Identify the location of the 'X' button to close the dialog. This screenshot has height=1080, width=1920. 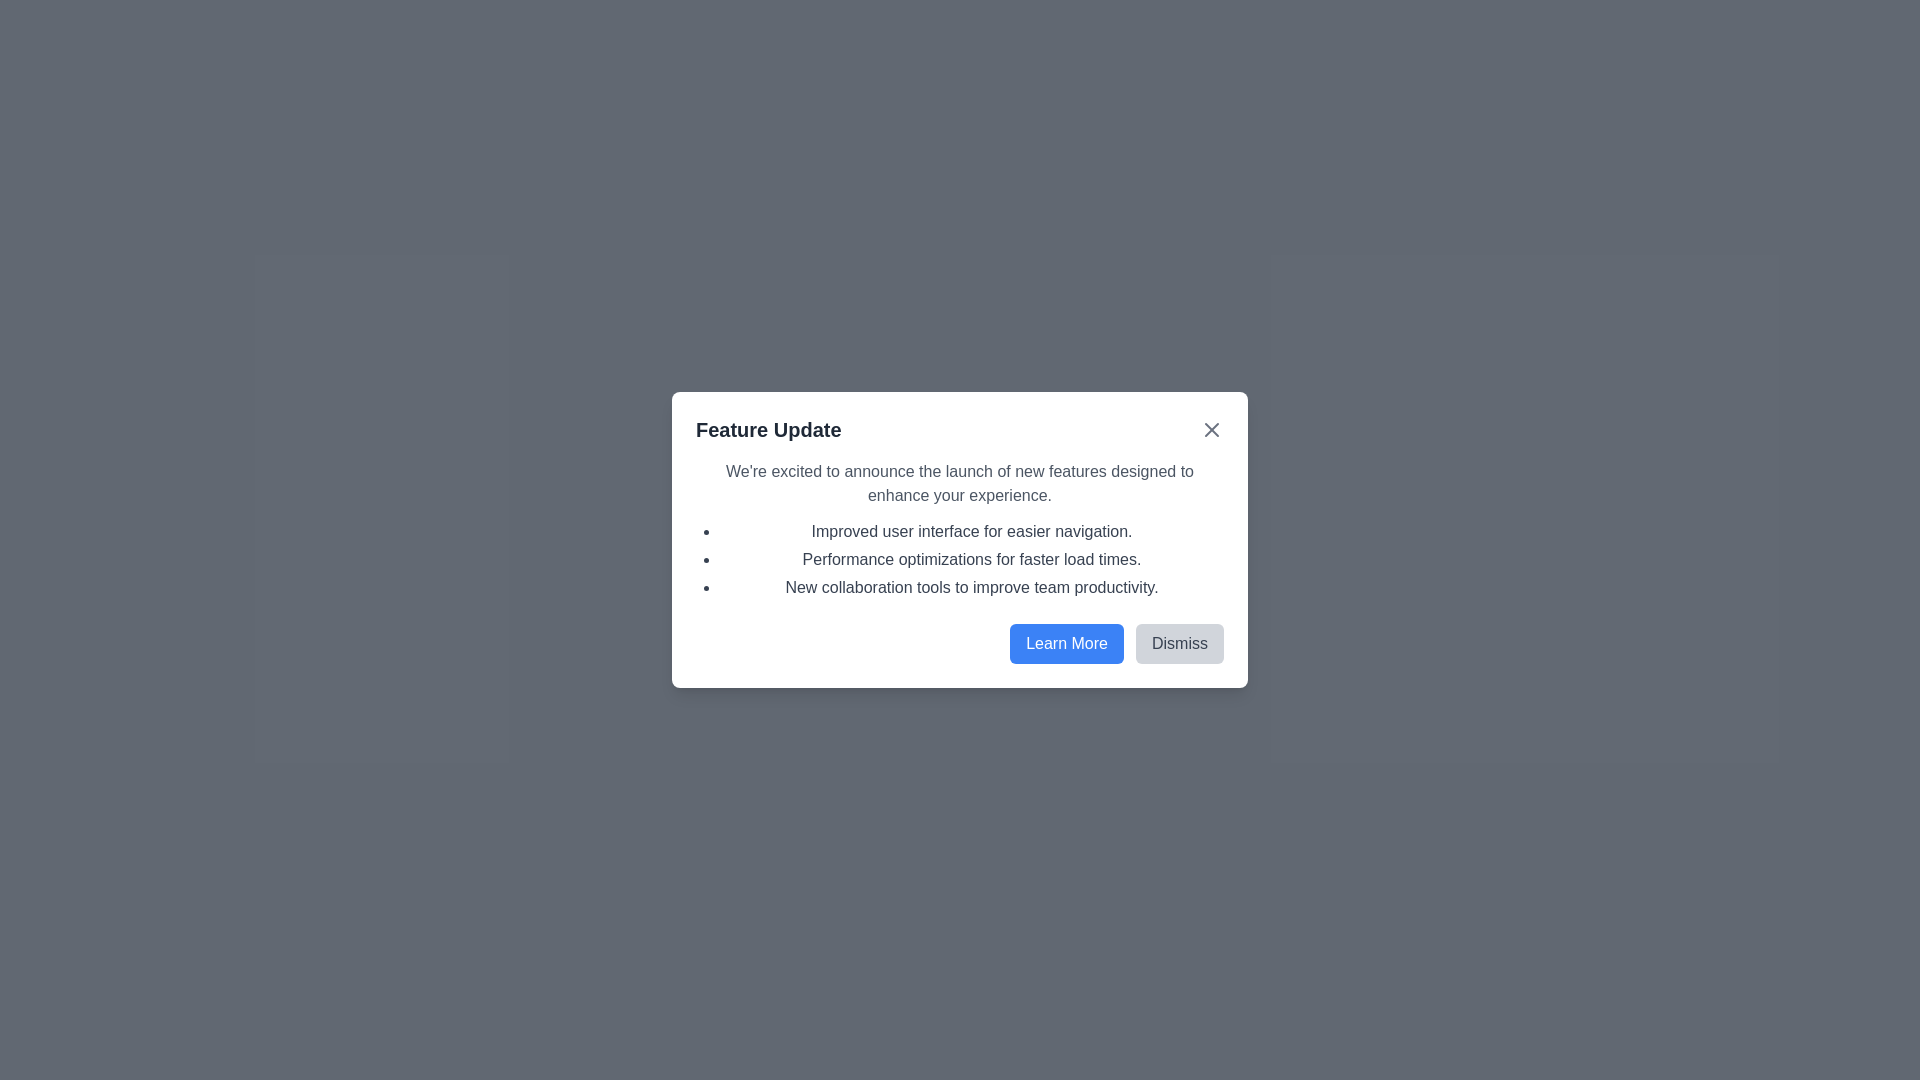
(1210, 428).